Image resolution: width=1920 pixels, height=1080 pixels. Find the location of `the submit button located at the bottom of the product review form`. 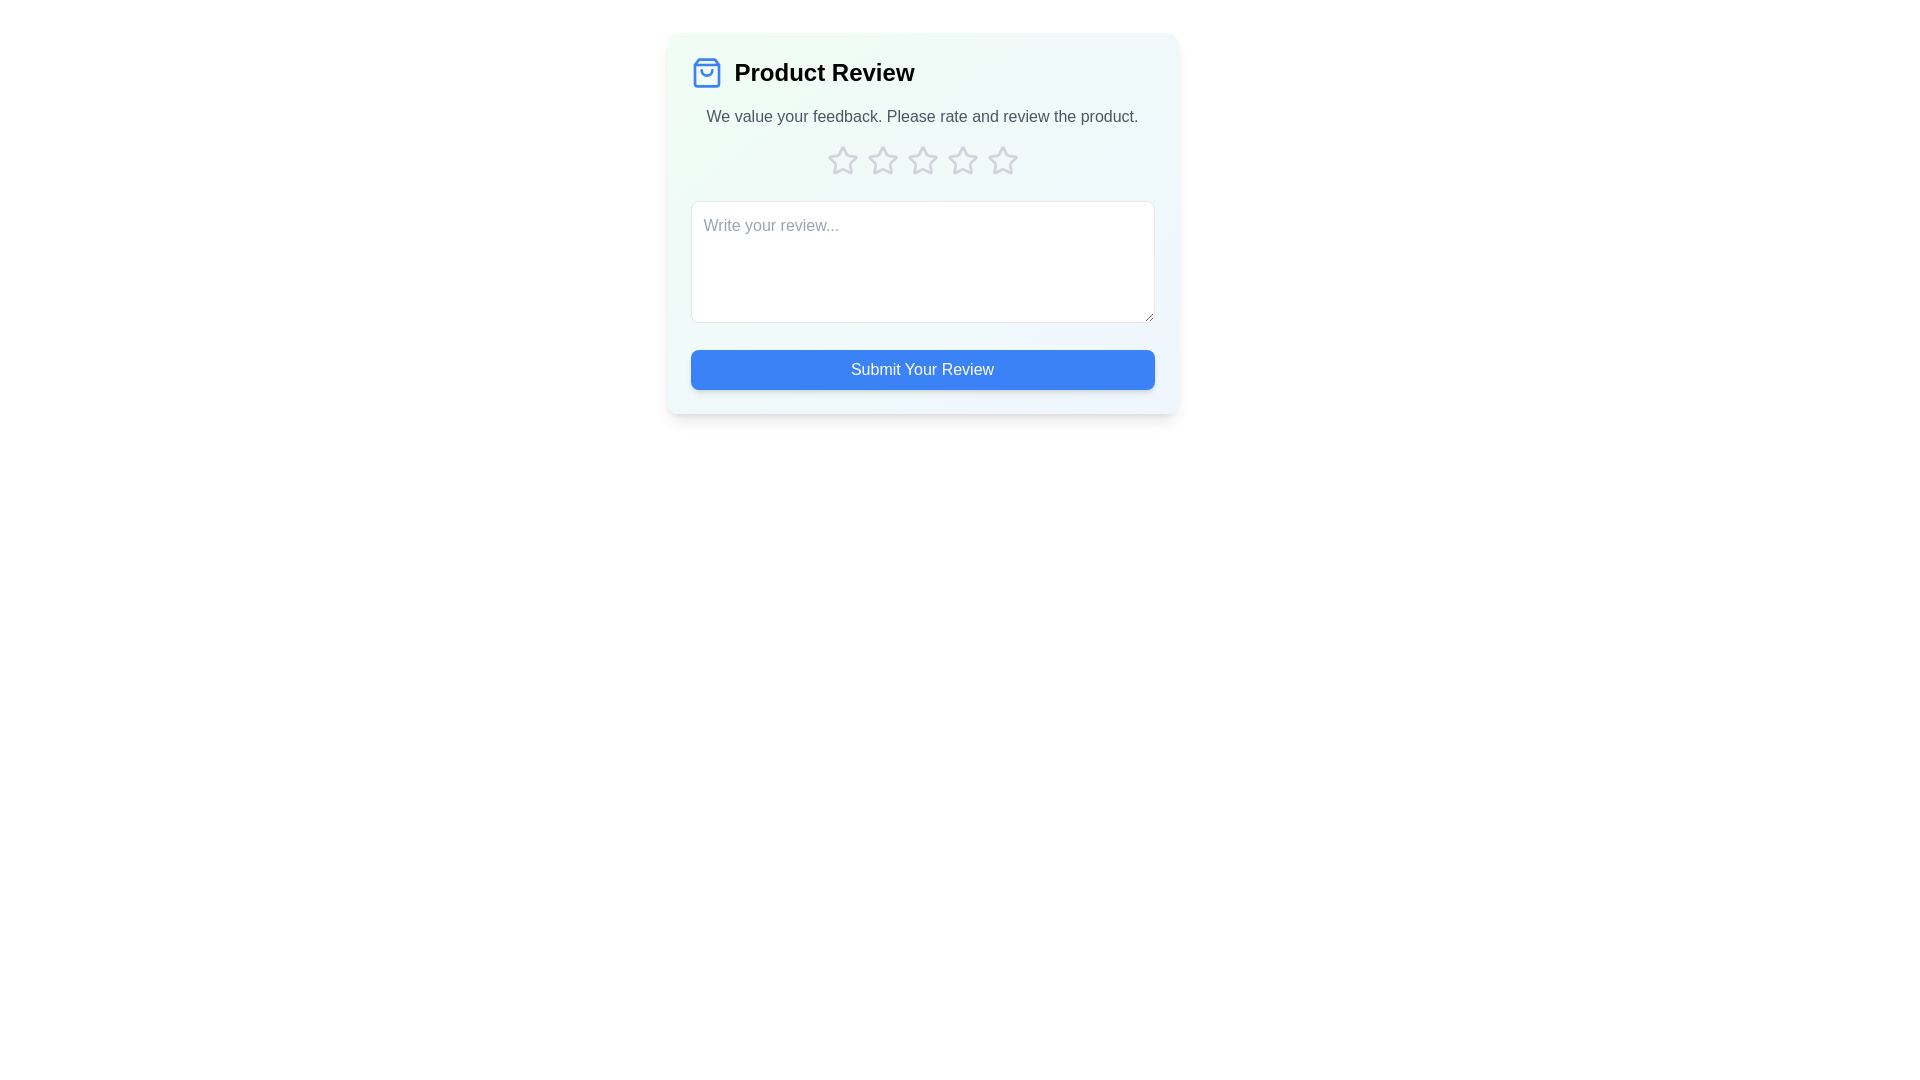

the submit button located at the bottom of the product review form is located at coordinates (921, 370).